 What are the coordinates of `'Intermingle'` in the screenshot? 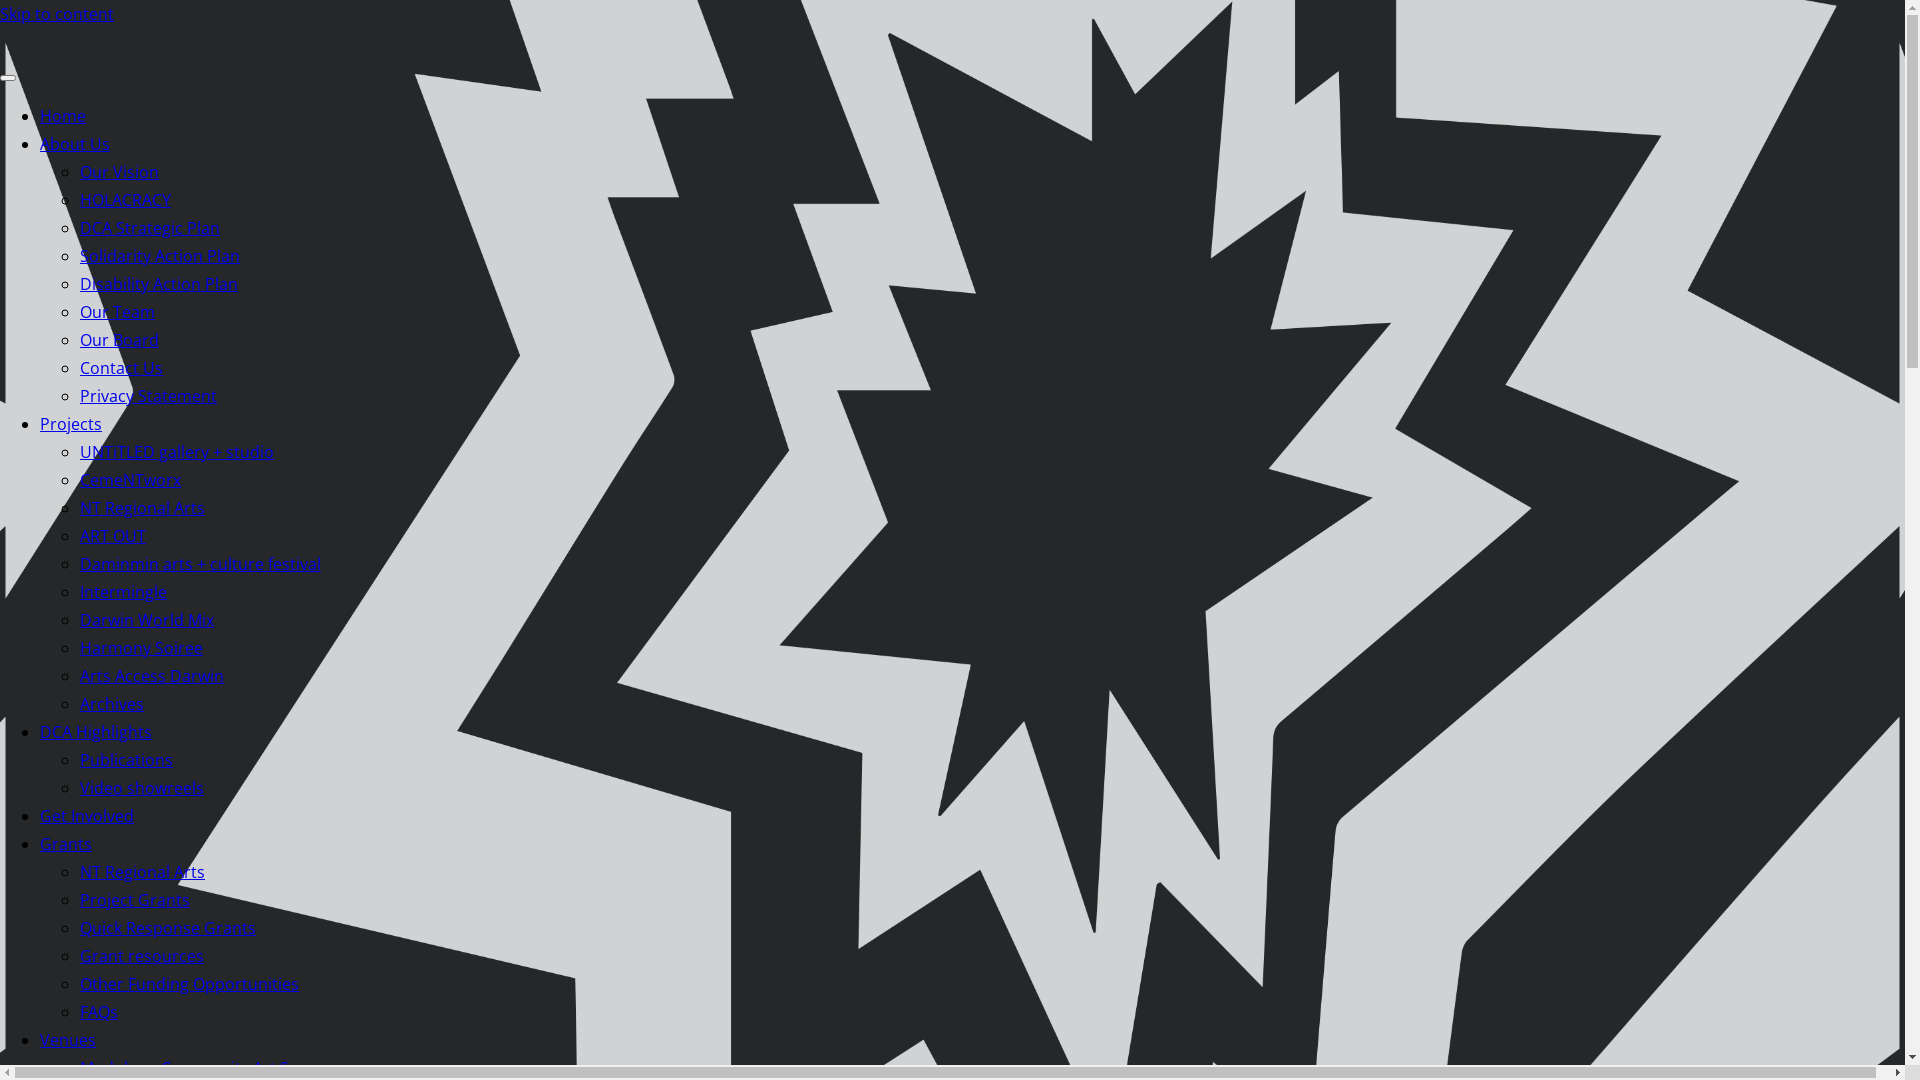 It's located at (80, 590).